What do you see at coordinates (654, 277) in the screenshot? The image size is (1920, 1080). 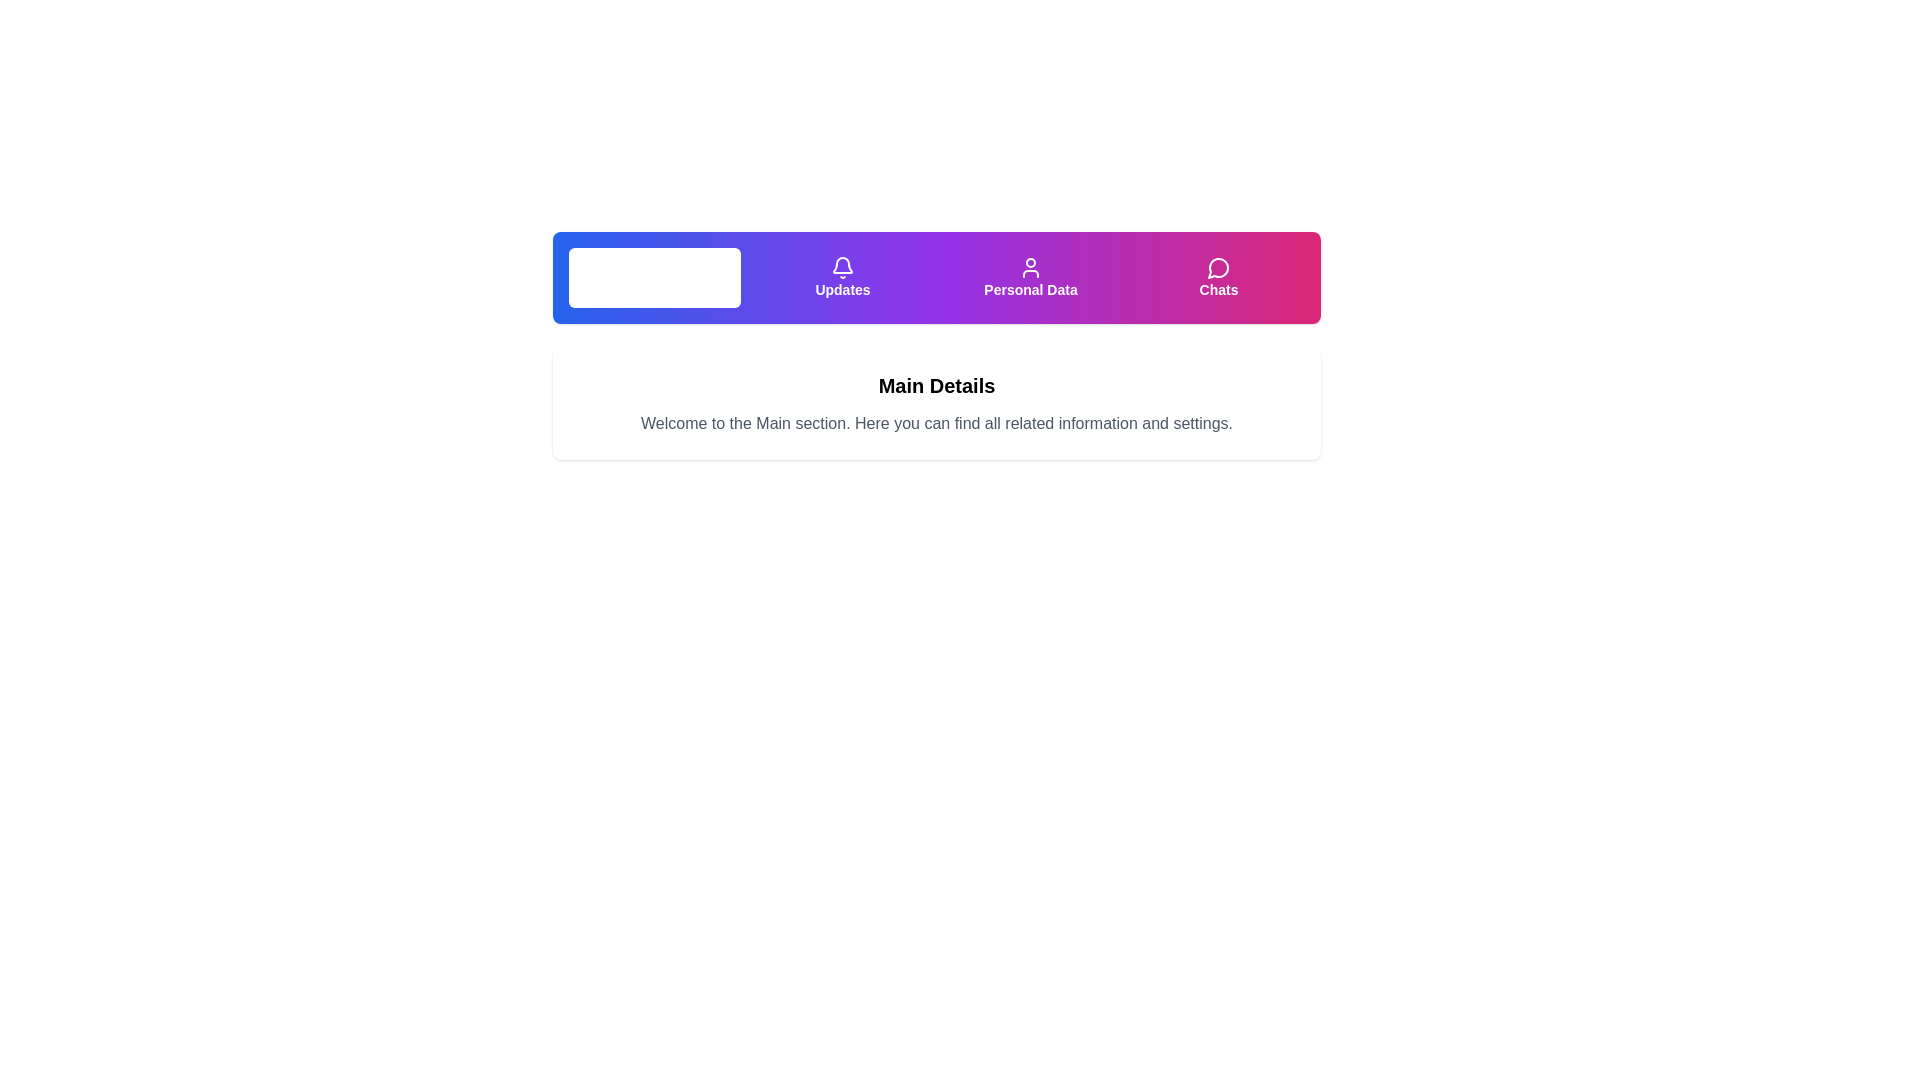 I see `the first button in the row of four buttons located at the top center of the interface` at bounding box center [654, 277].